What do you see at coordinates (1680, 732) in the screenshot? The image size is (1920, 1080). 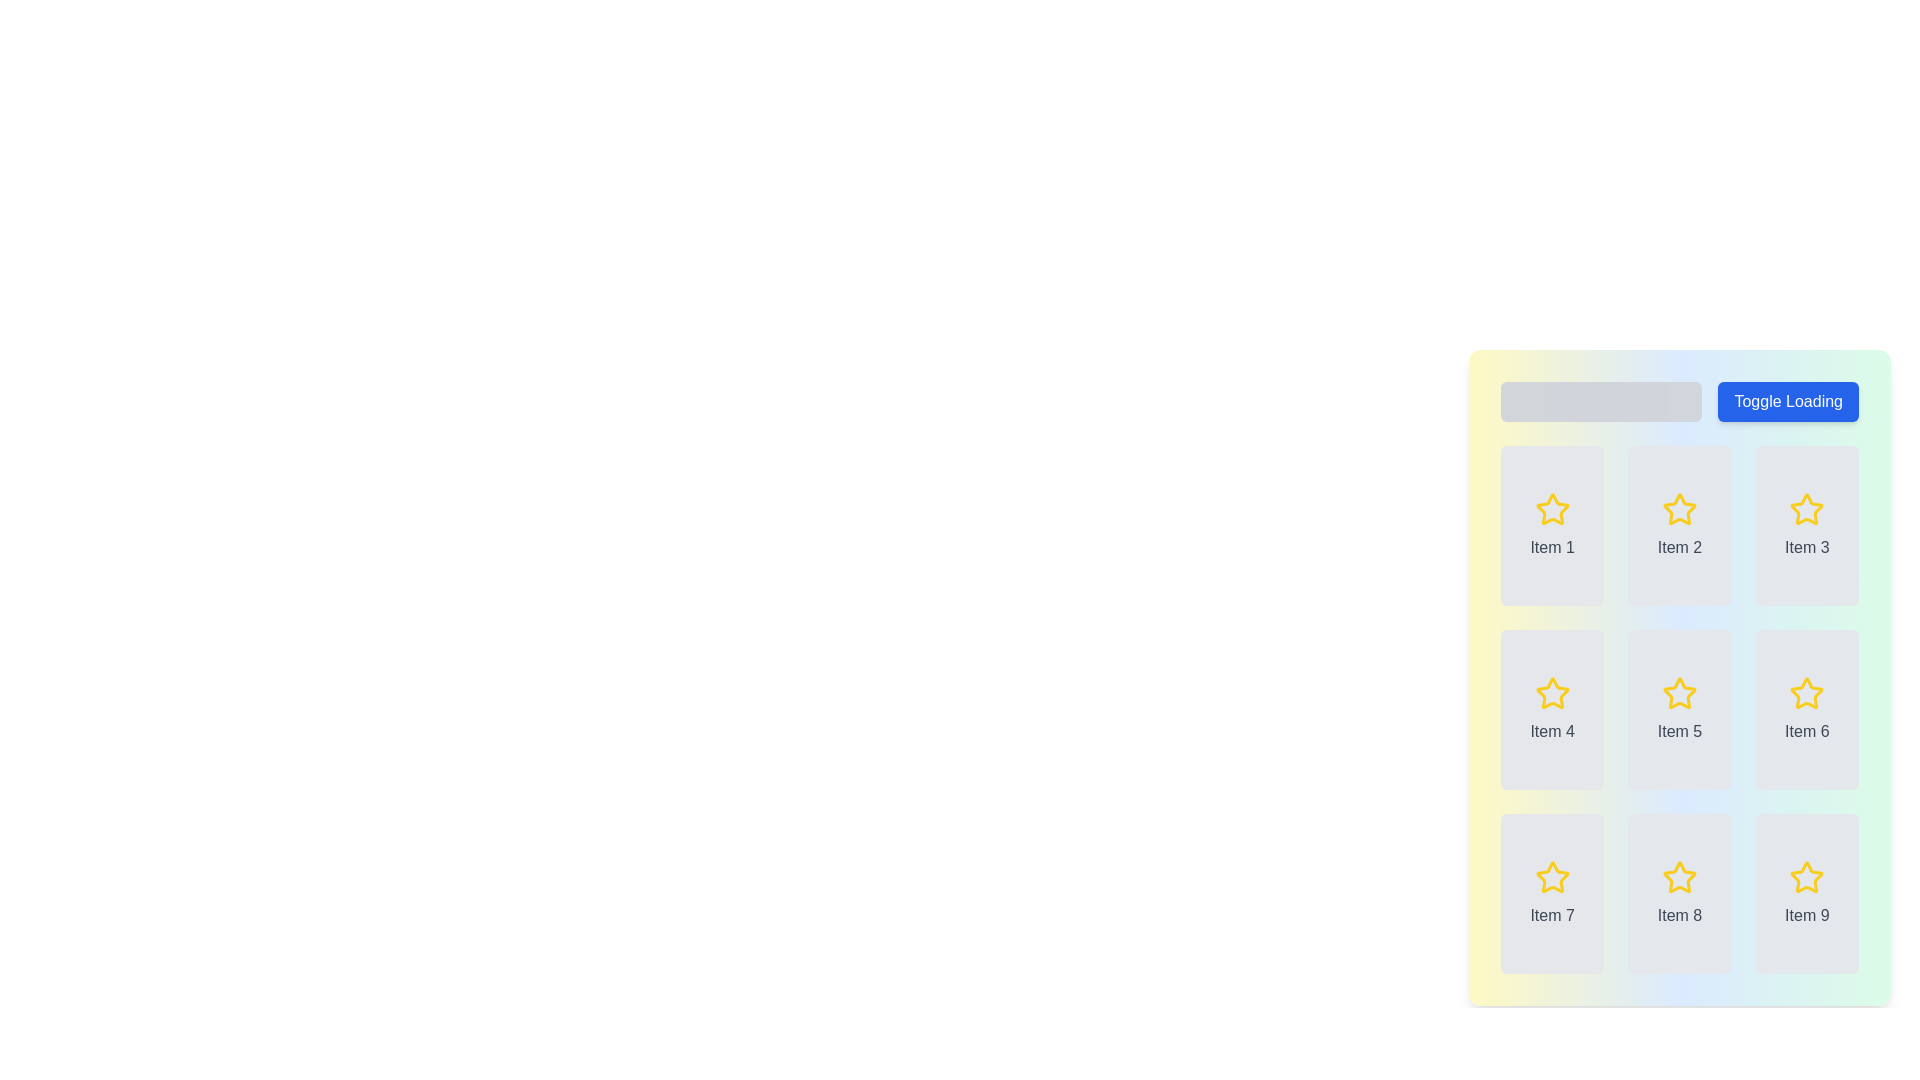 I see `the text label that reads 'Item 5', which is located at the center of the bottom cell in the second row of a grid layout, directly below a yellow star icon` at bounding box center [1680, 732].